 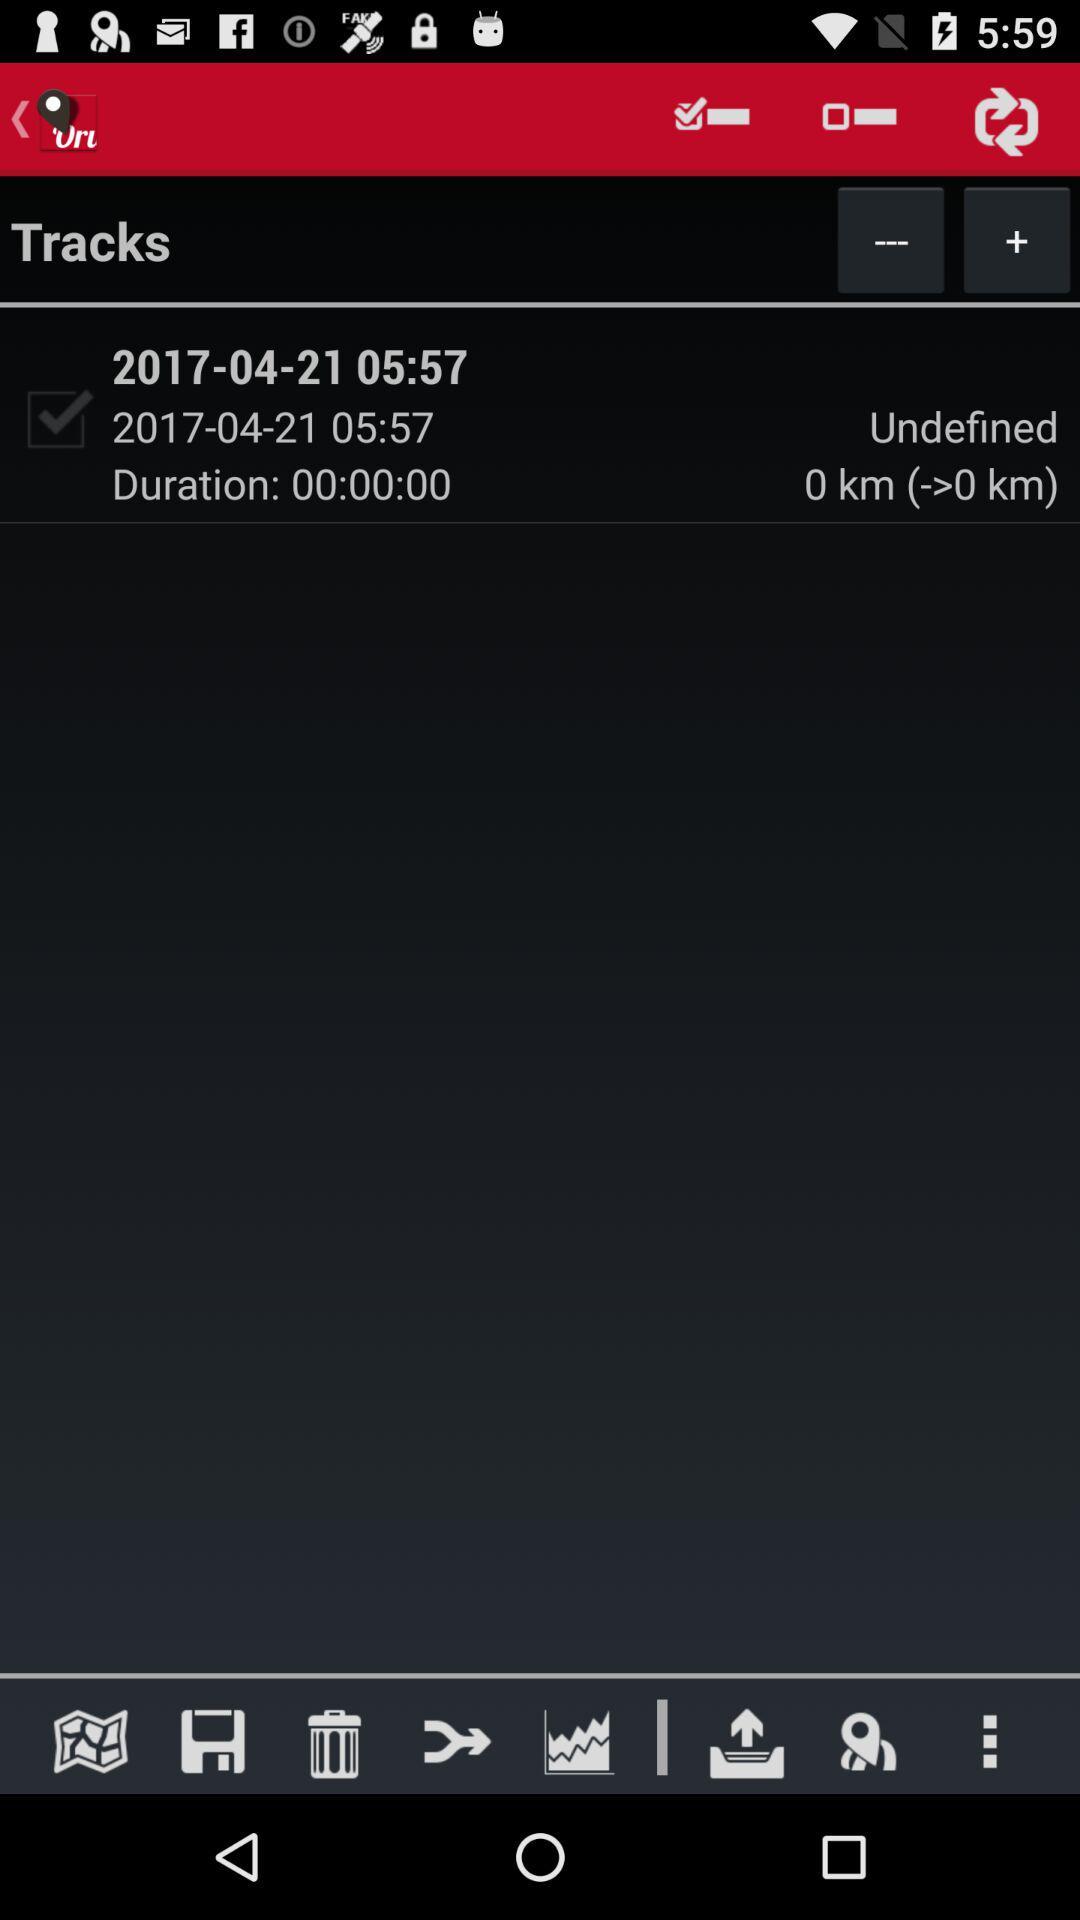 I want to click on the icon to the right of the --- item, so click(x=1017, y=239).